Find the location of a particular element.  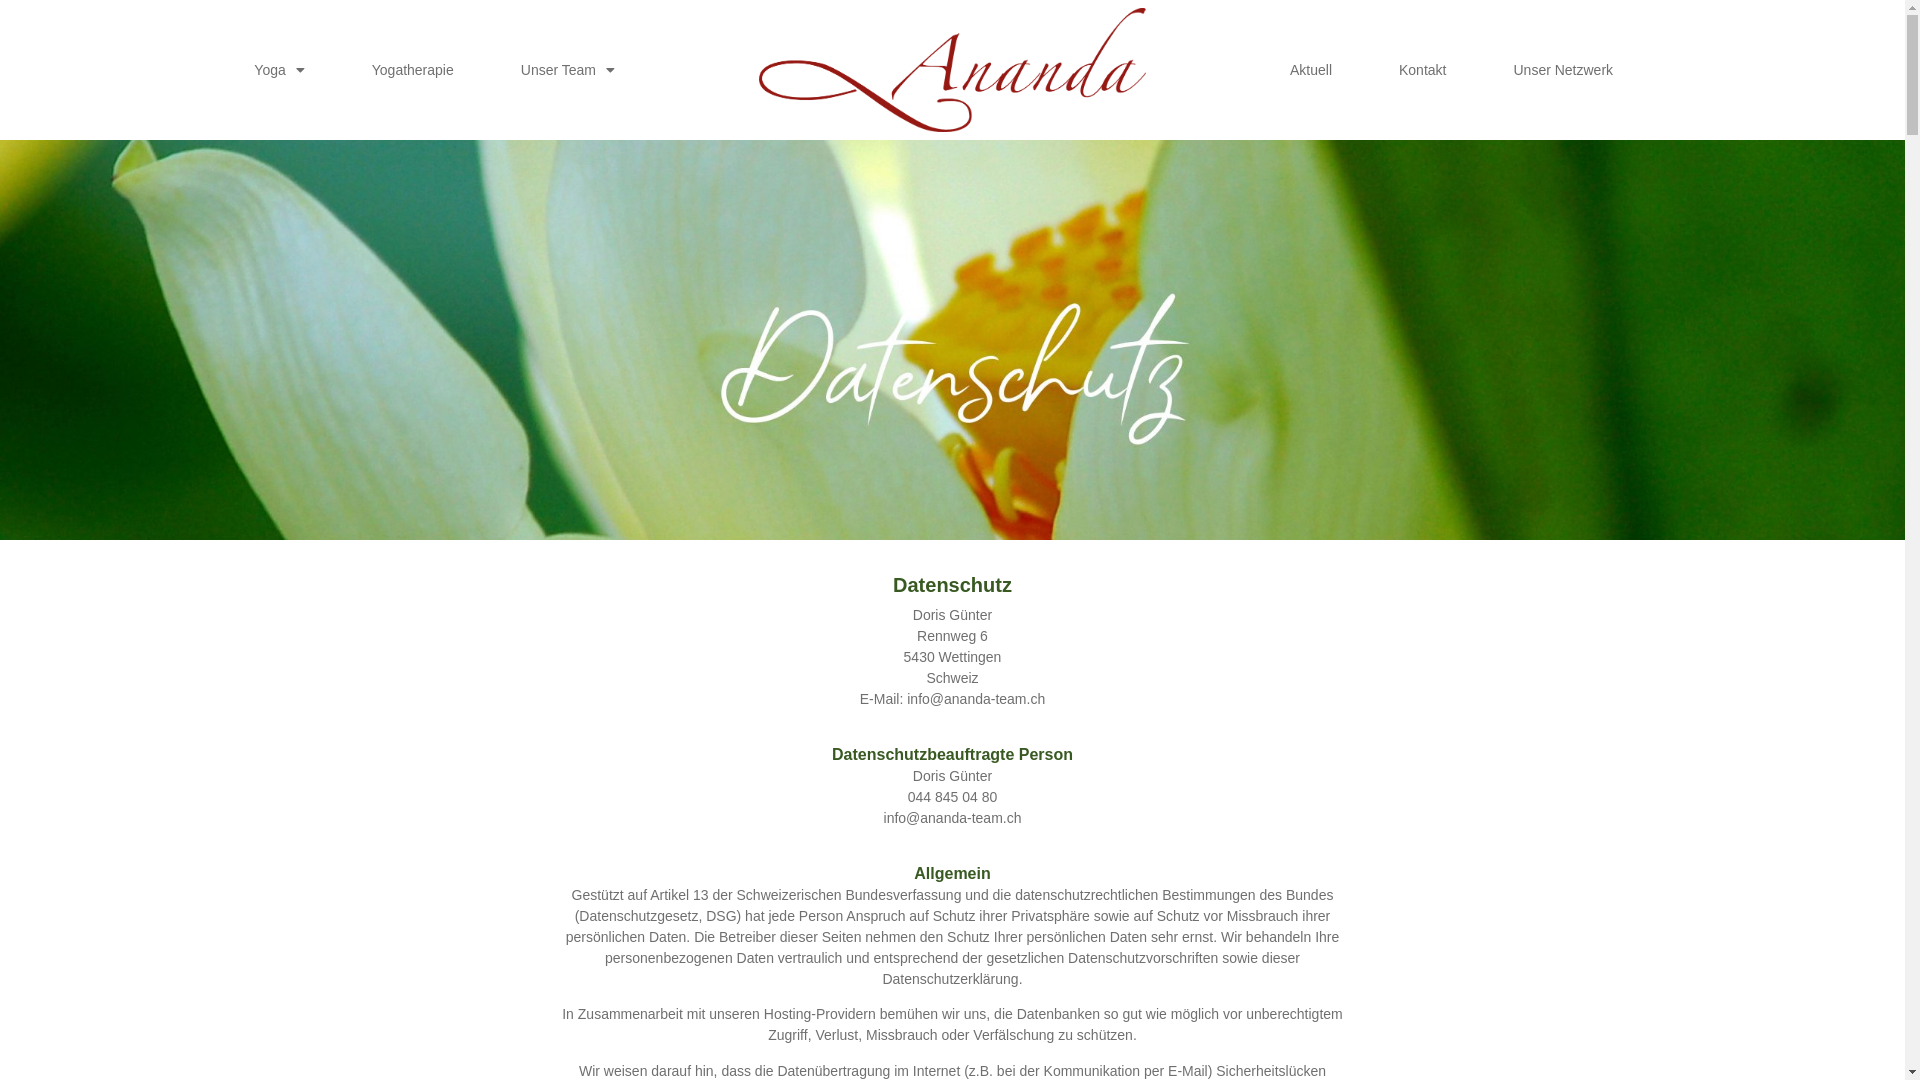

'Aktuell' is located at coordinates (1310, 68).